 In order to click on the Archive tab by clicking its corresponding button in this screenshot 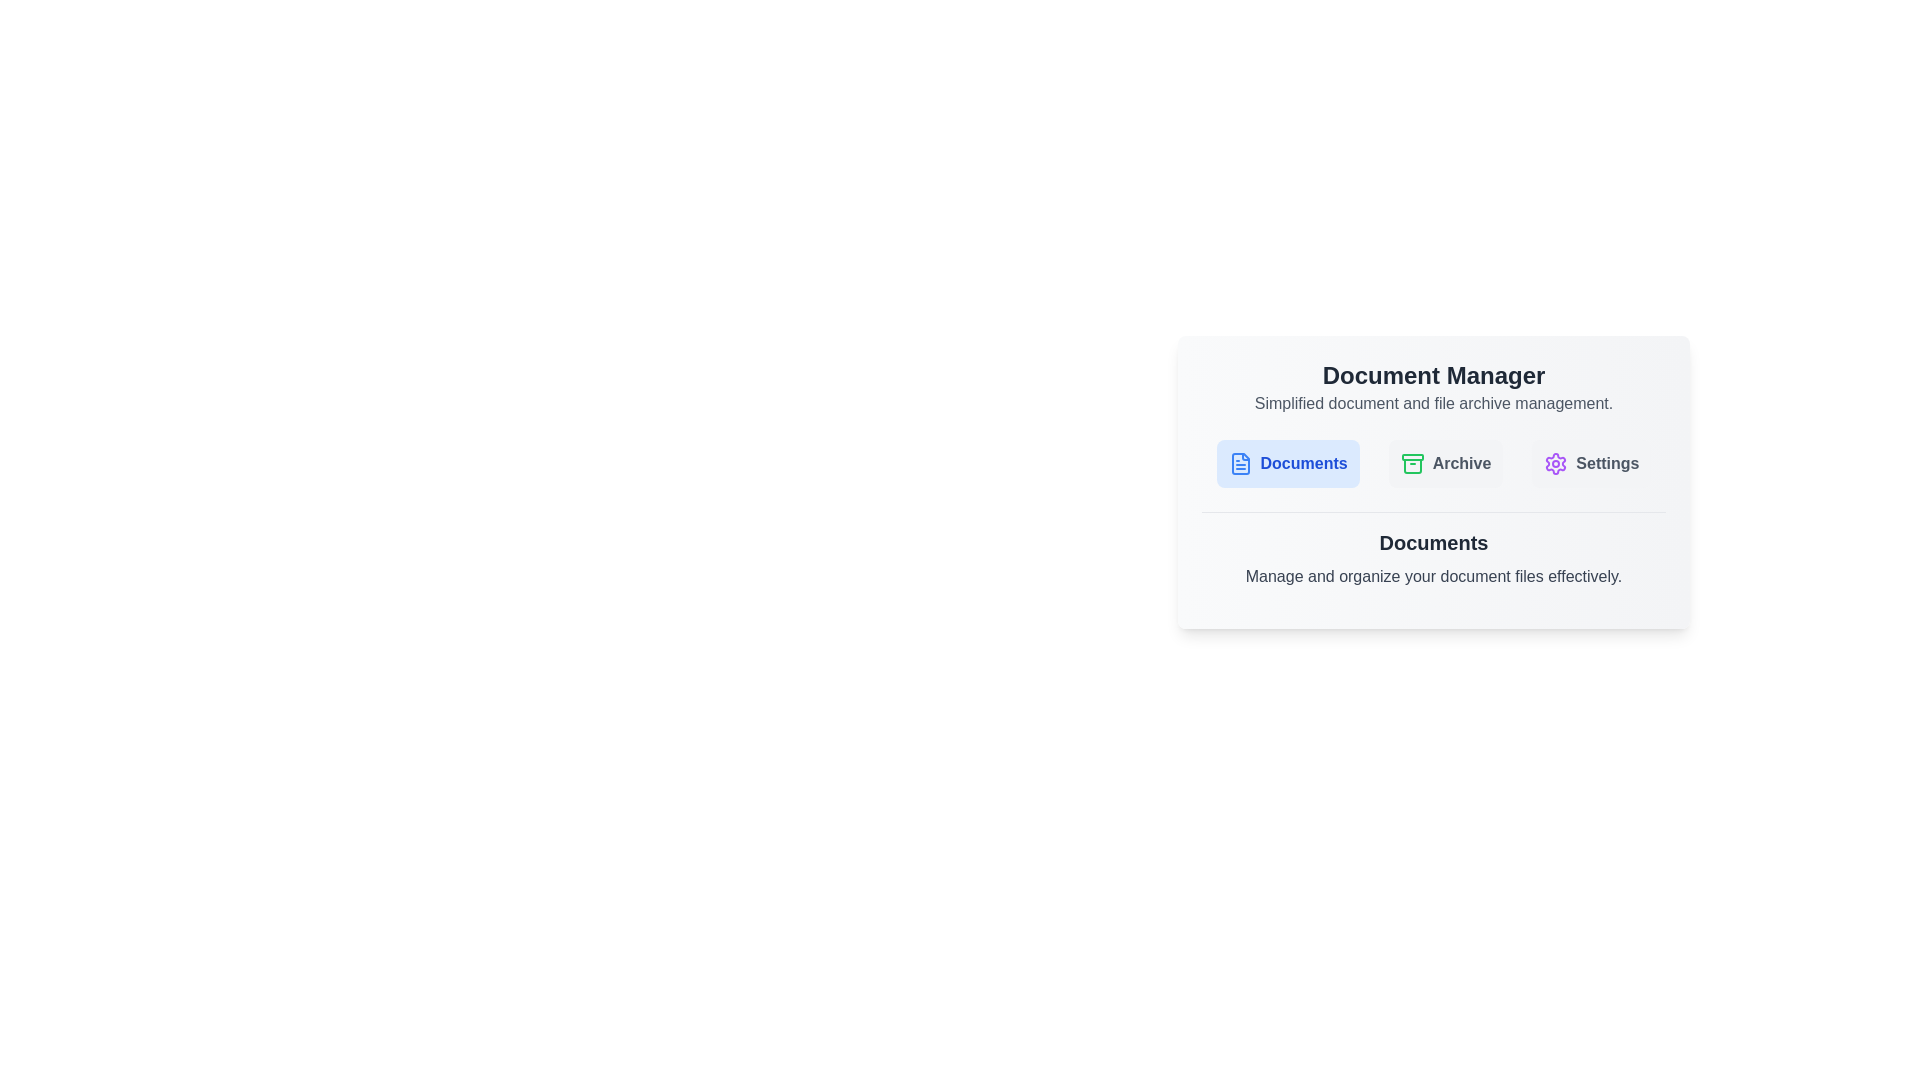, I will do `click(1445, 463)`.